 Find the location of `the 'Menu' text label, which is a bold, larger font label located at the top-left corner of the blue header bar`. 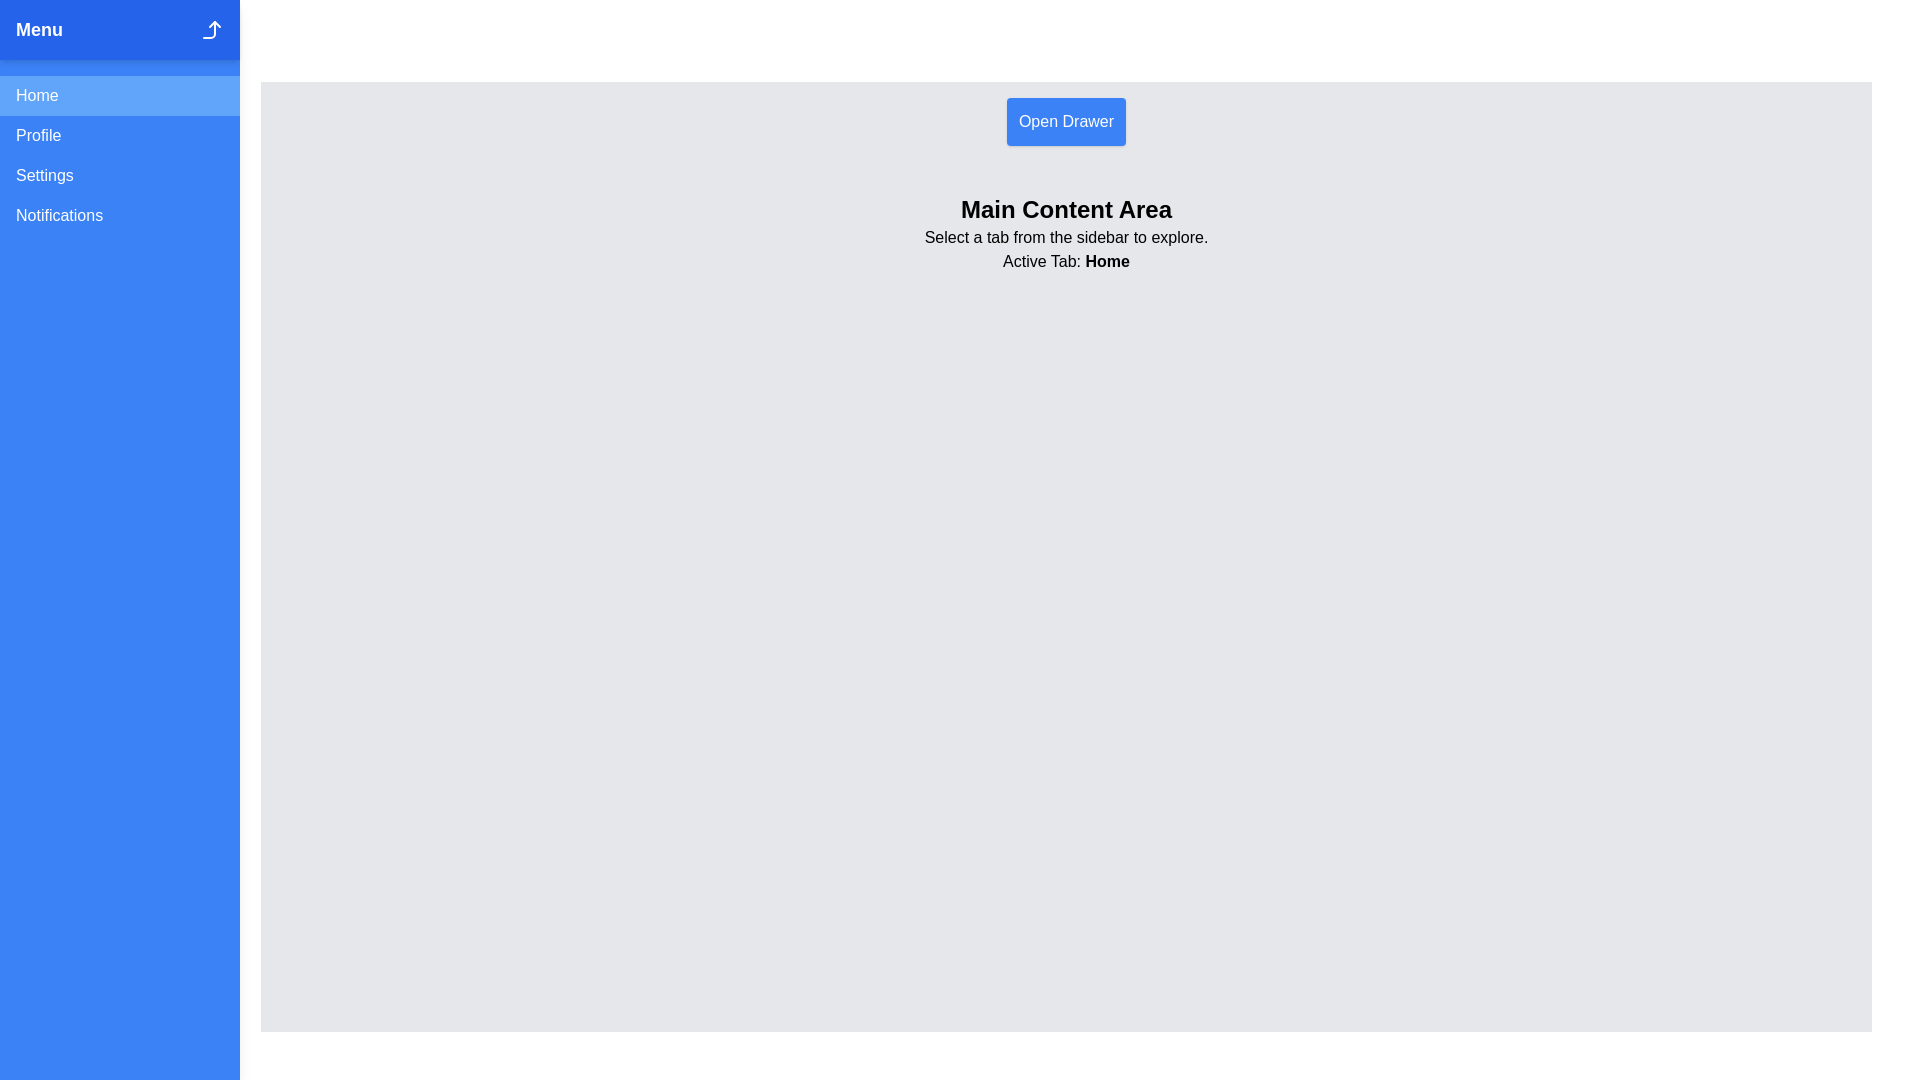

the 'Menu' text label, which is a bold, larger font label located at the top-left corner of the blue header bar is located at coordinates (39, 30).